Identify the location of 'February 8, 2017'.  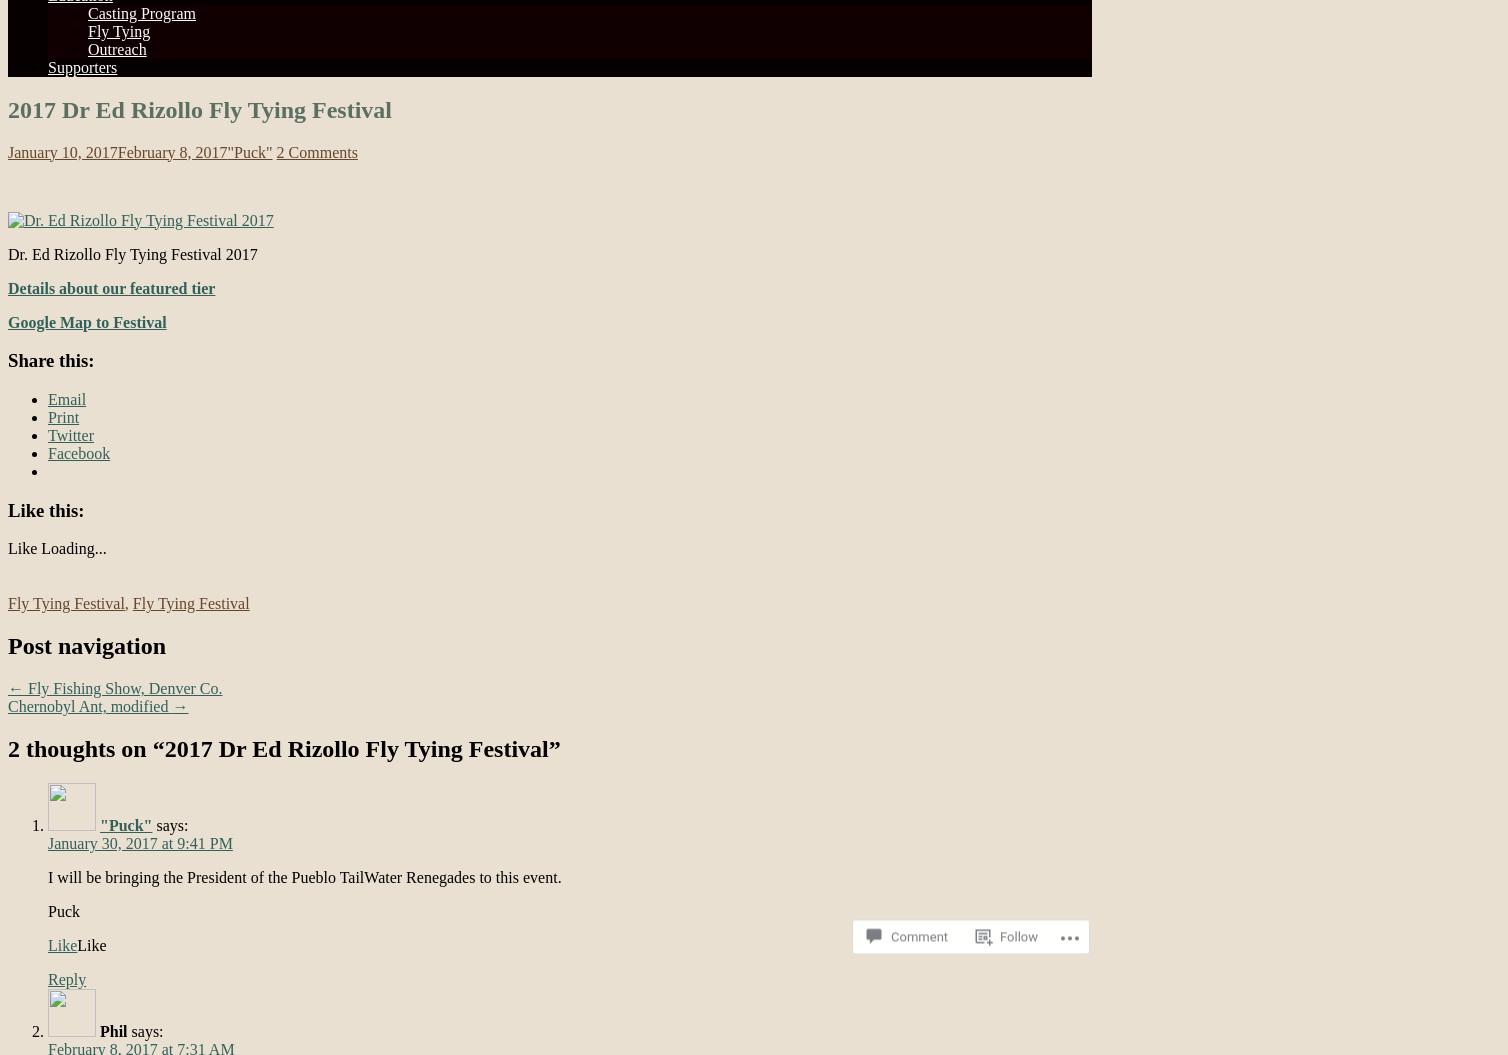
(172, 151).